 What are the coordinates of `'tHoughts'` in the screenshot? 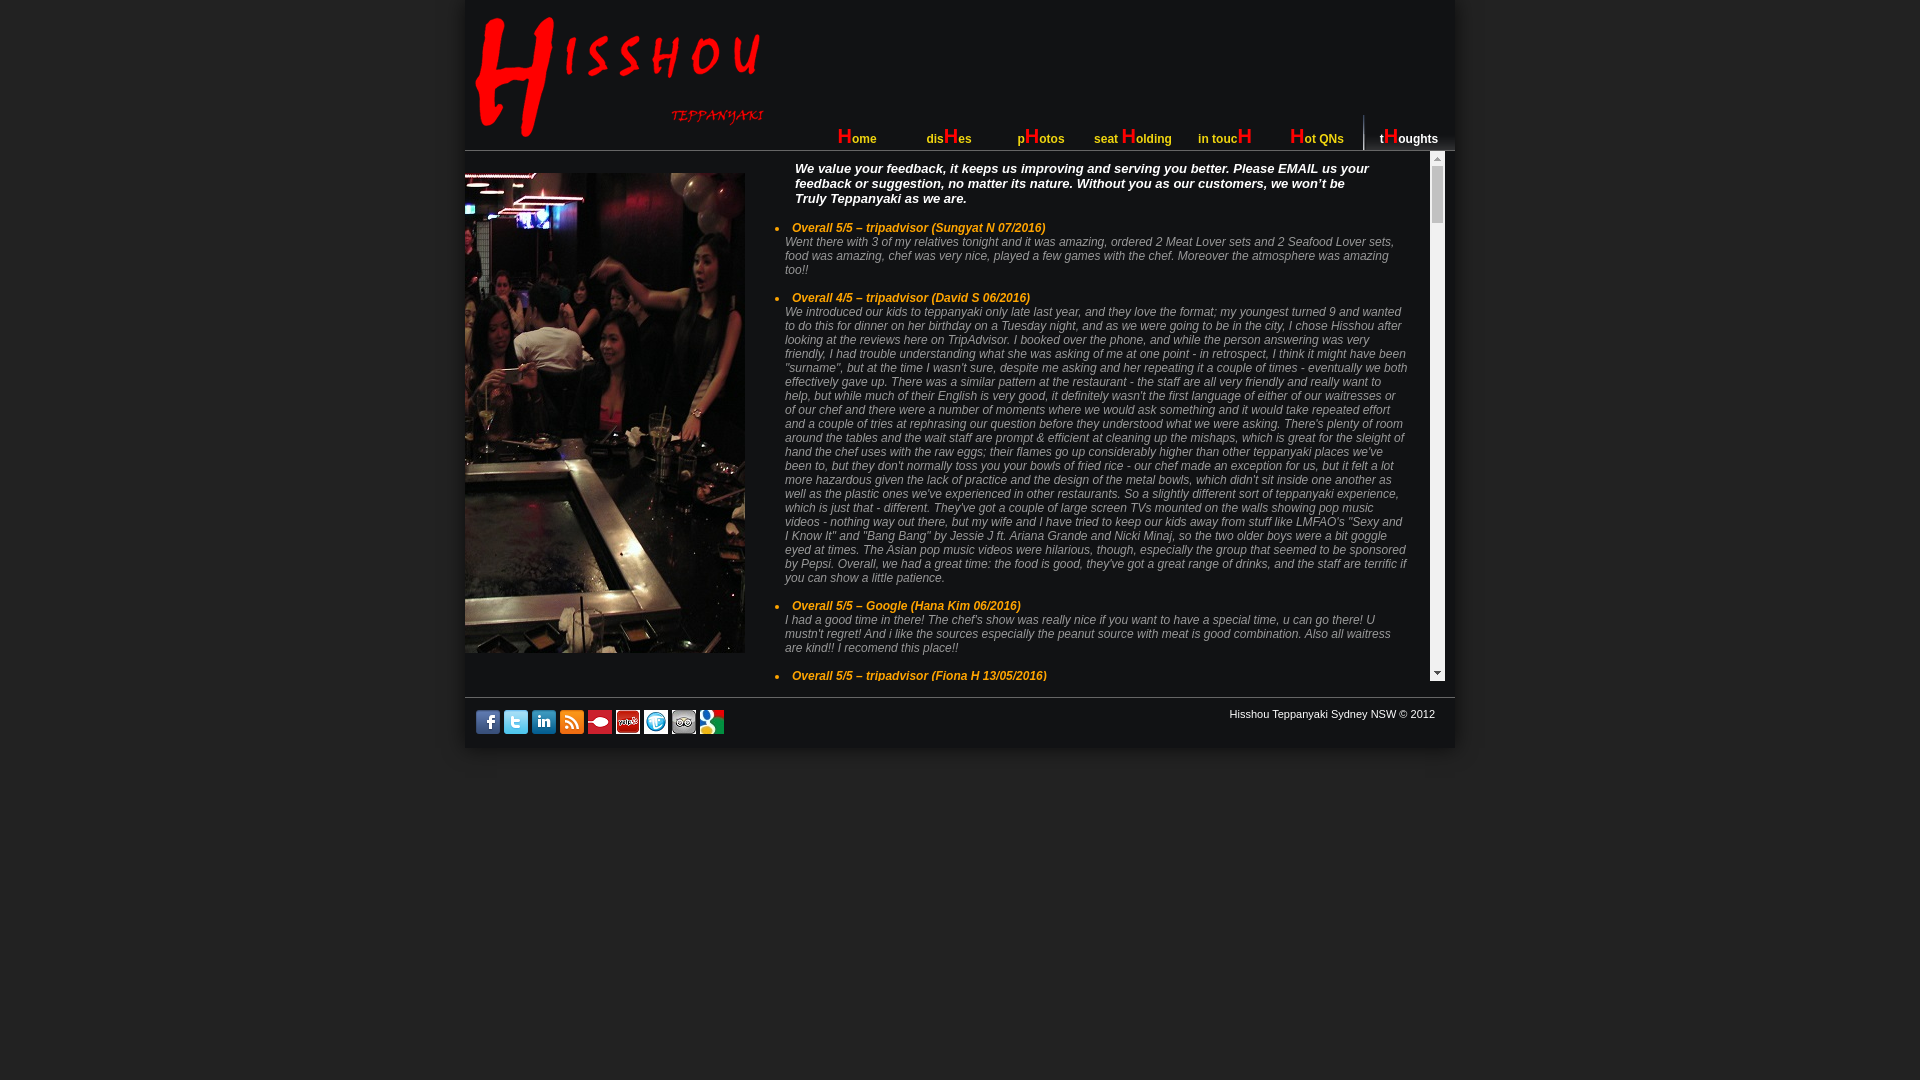 It's located at (1408, 131).